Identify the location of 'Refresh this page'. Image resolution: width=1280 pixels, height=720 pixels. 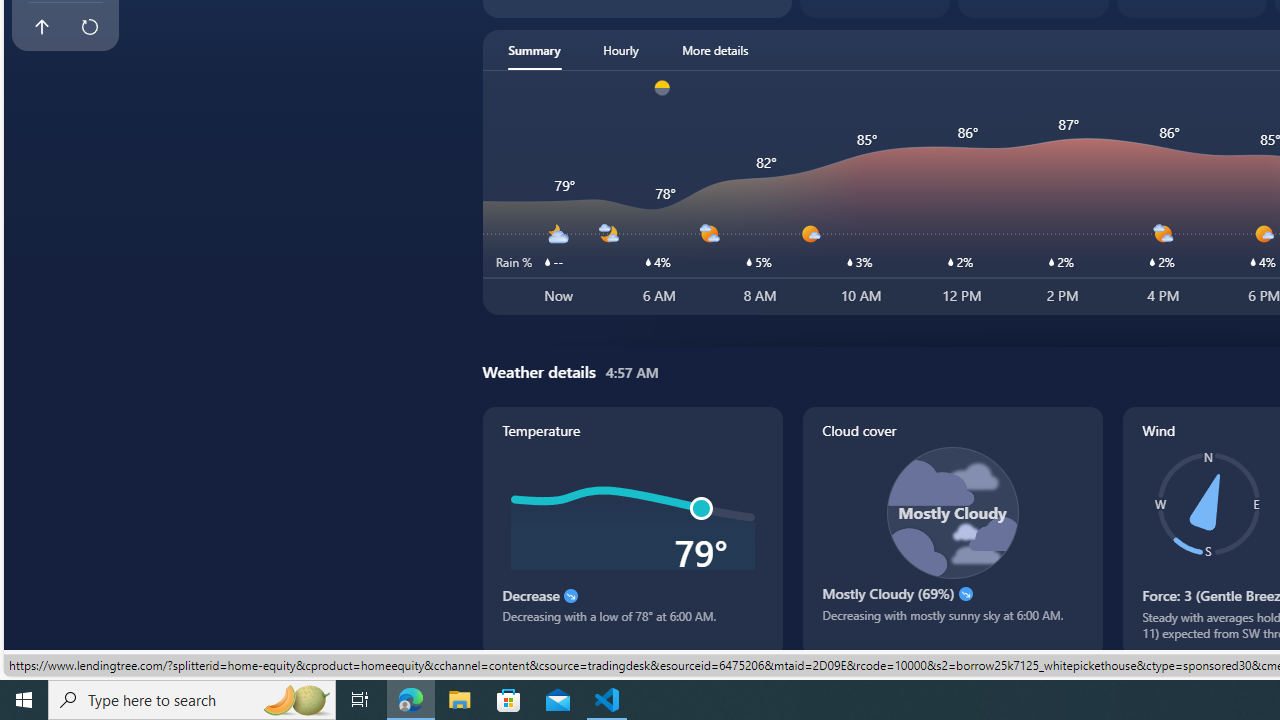
(88, 27).